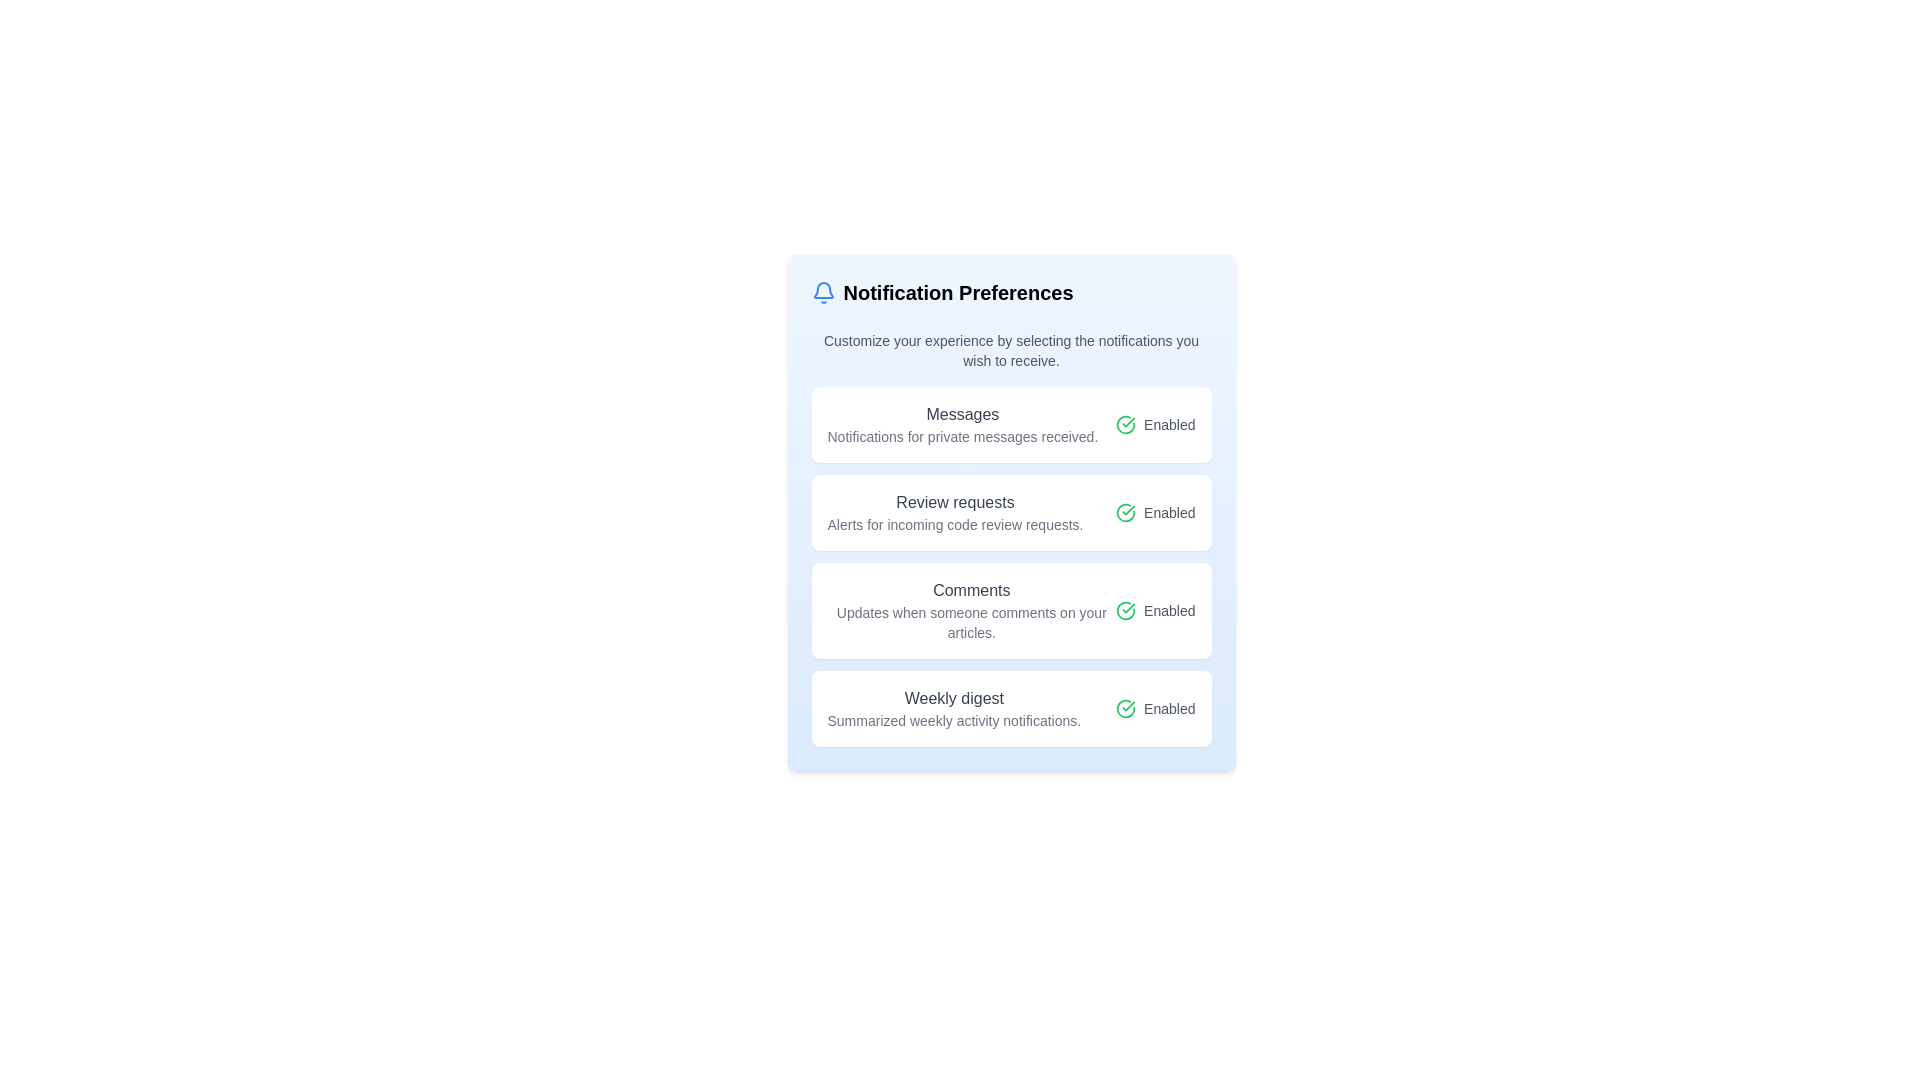  Describe the element at coordinates (1011, 293) in the screenshot. I see `the header labeled 'Notification Preferences' with a blue bell icon located at the top of the notification settings card` at that location.